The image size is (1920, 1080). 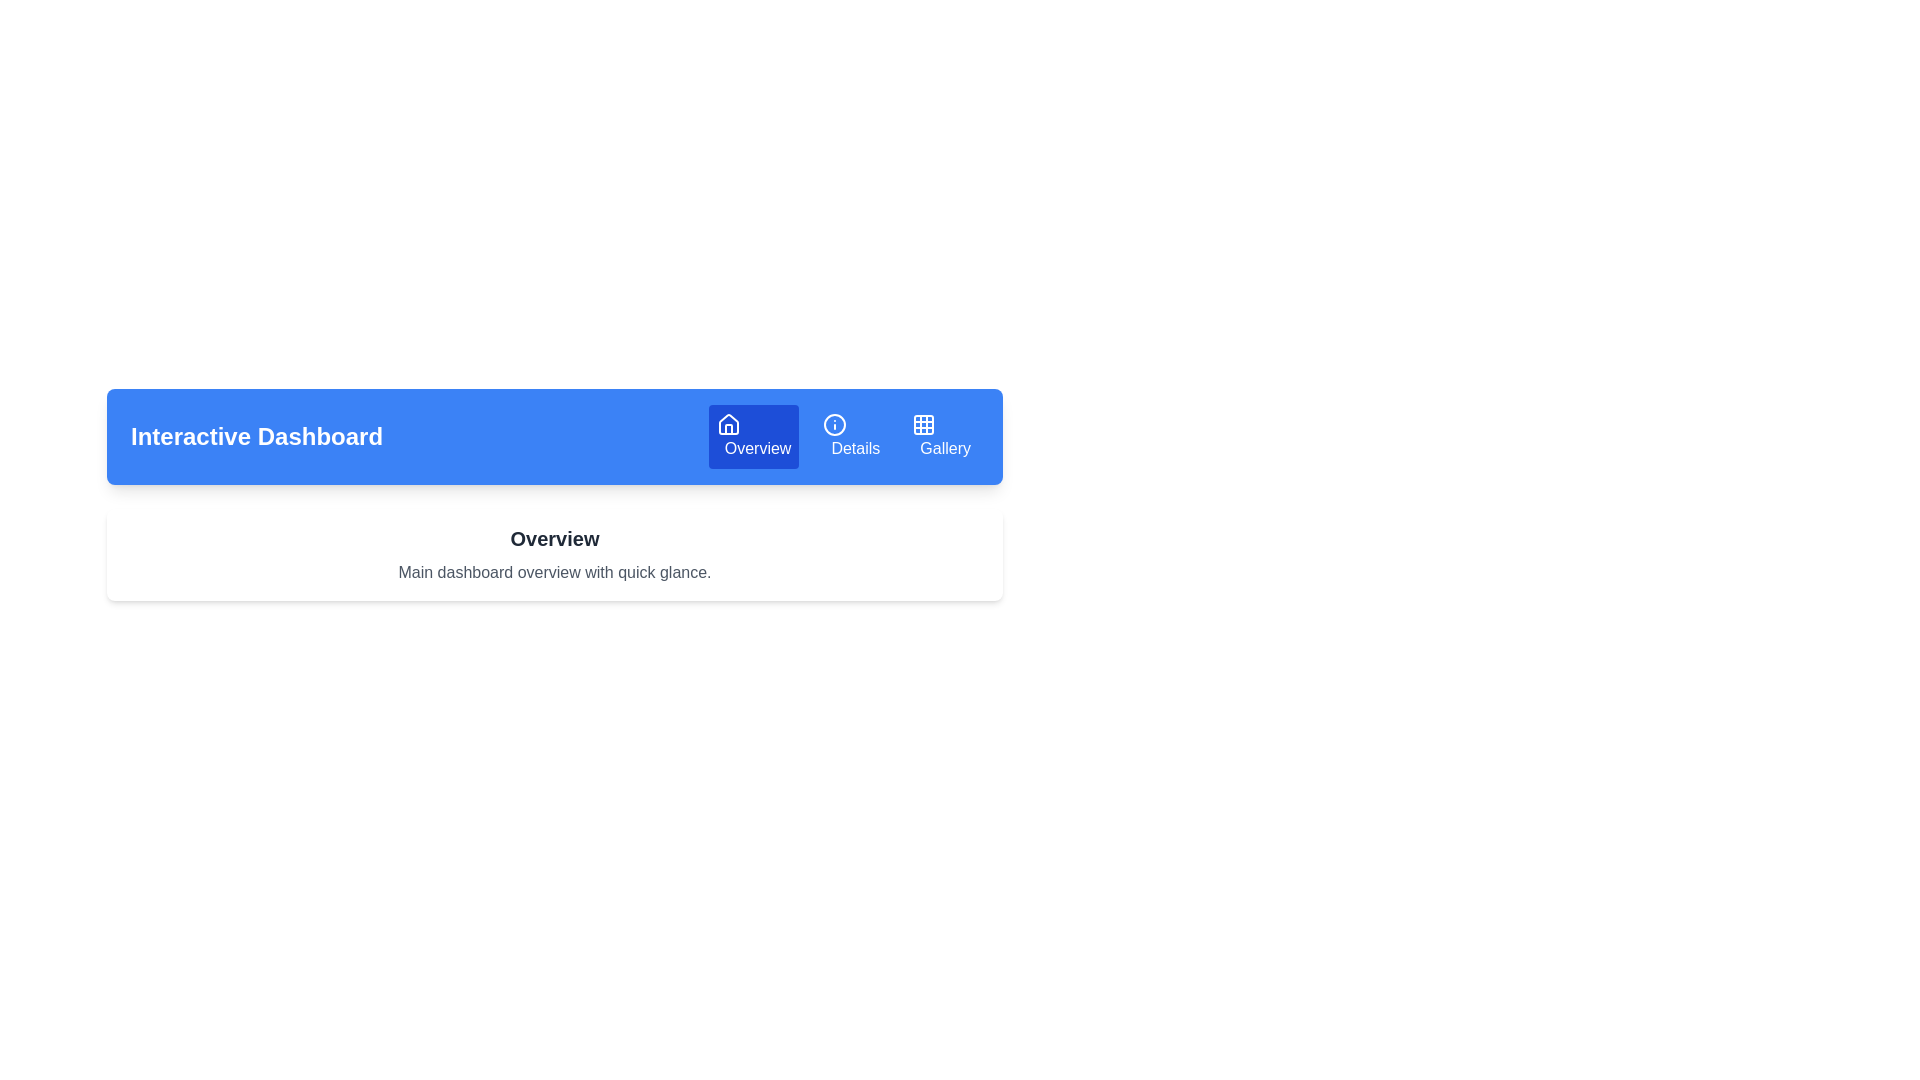 I want to click on the 'Details' tab to activate it, so click(x=851, y=435).